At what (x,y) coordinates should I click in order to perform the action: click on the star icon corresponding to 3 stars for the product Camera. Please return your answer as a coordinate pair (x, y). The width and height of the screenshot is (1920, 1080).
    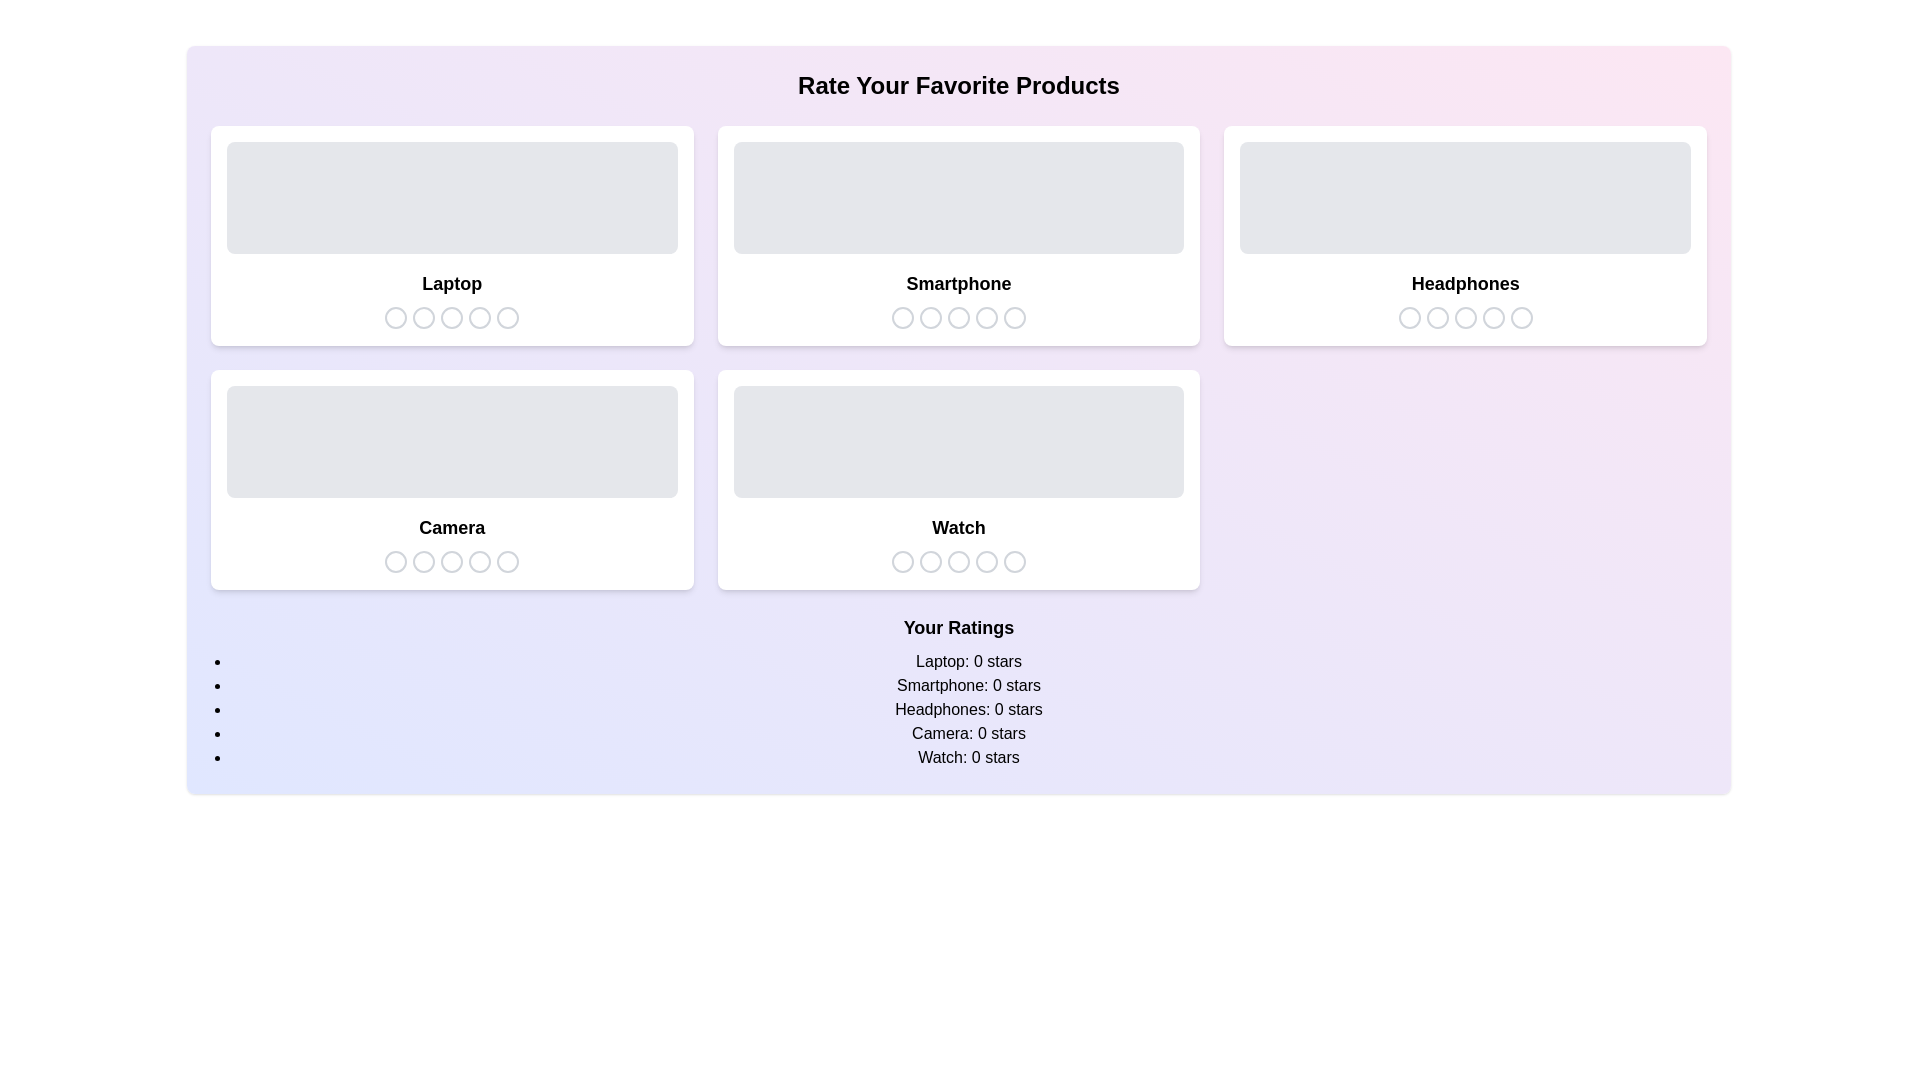
    Looking at the image, I should click on (450, 562).